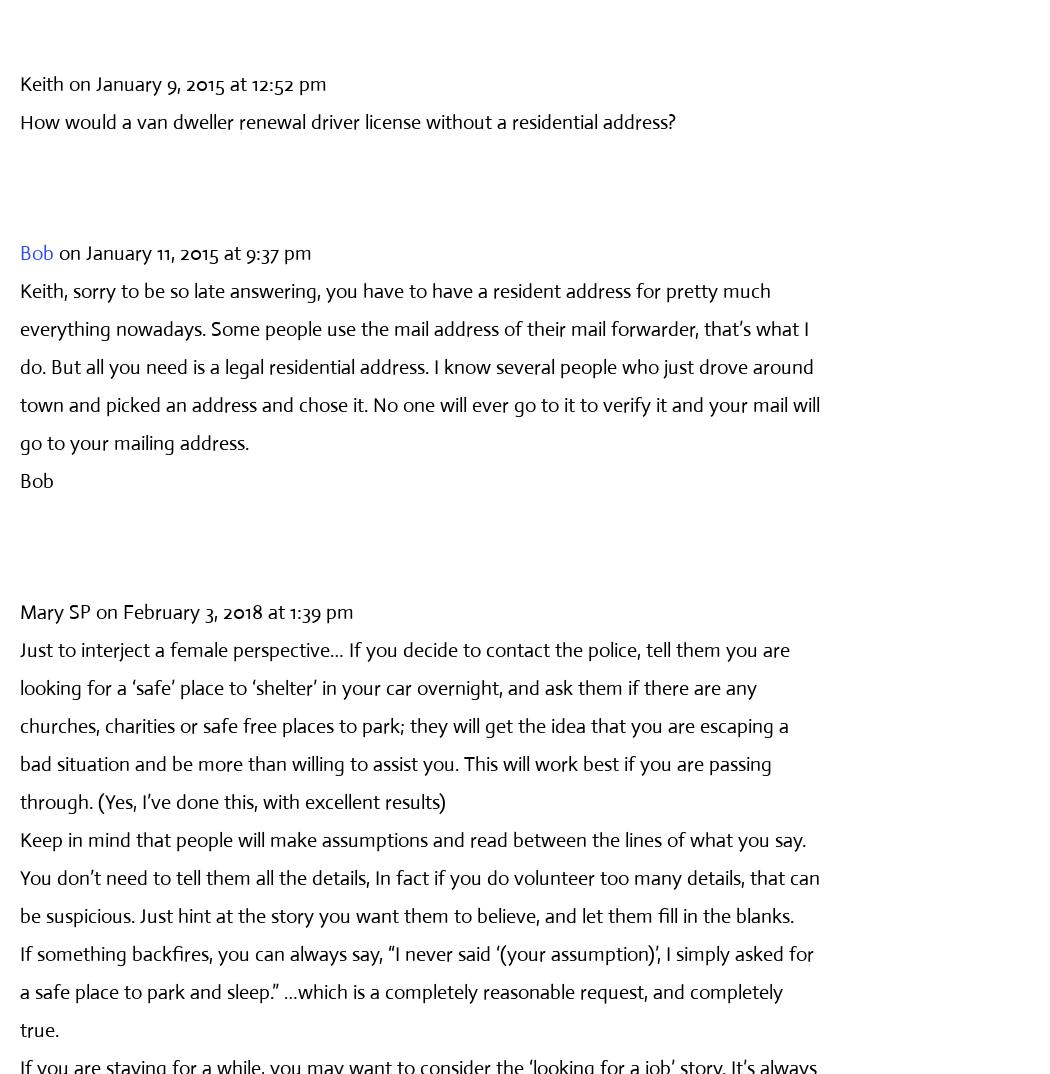 This screenshot has height=1074, width=1050. I want to click on 'on February 3, 2018 at 1:39 pm', so click(225, 611).